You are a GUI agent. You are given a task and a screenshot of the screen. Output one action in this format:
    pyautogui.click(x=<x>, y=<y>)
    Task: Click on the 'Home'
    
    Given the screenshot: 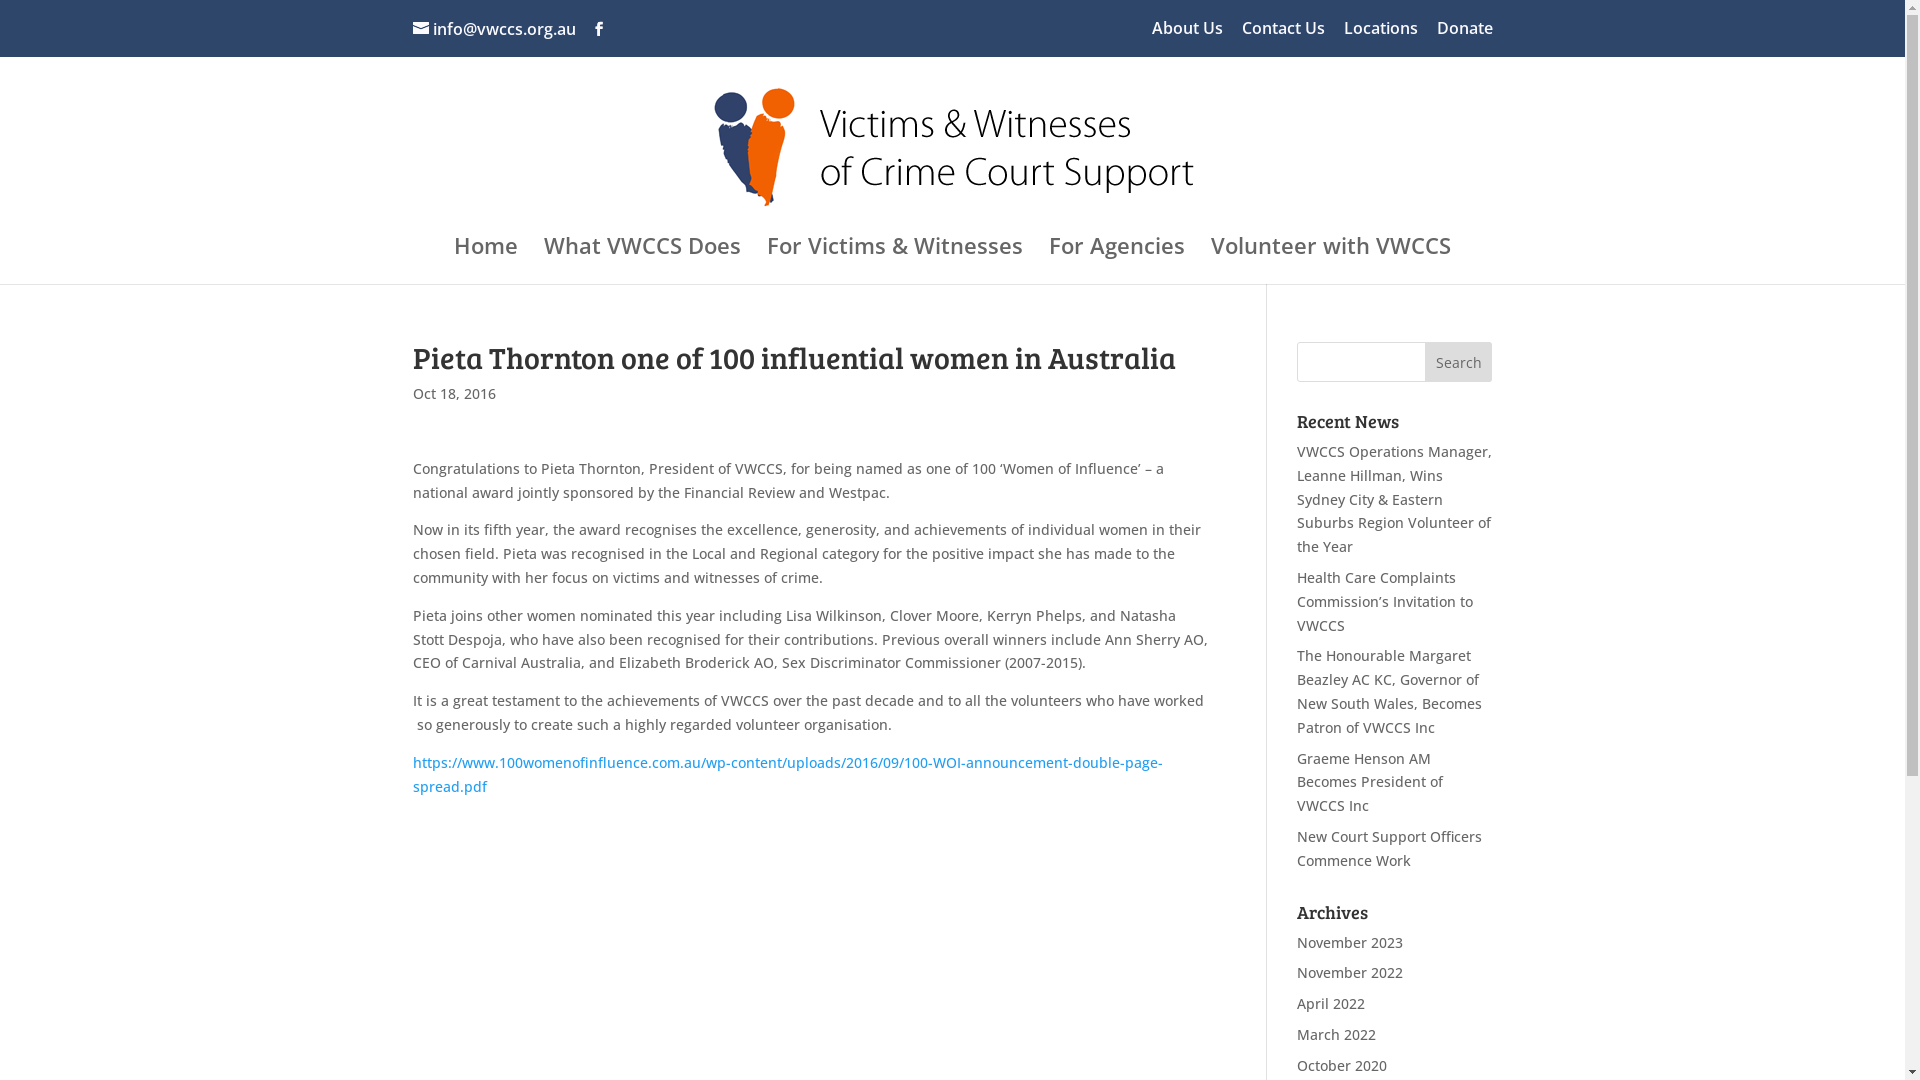 What is the action you would take?
    pyautogui.click(x=485, y=260)
    